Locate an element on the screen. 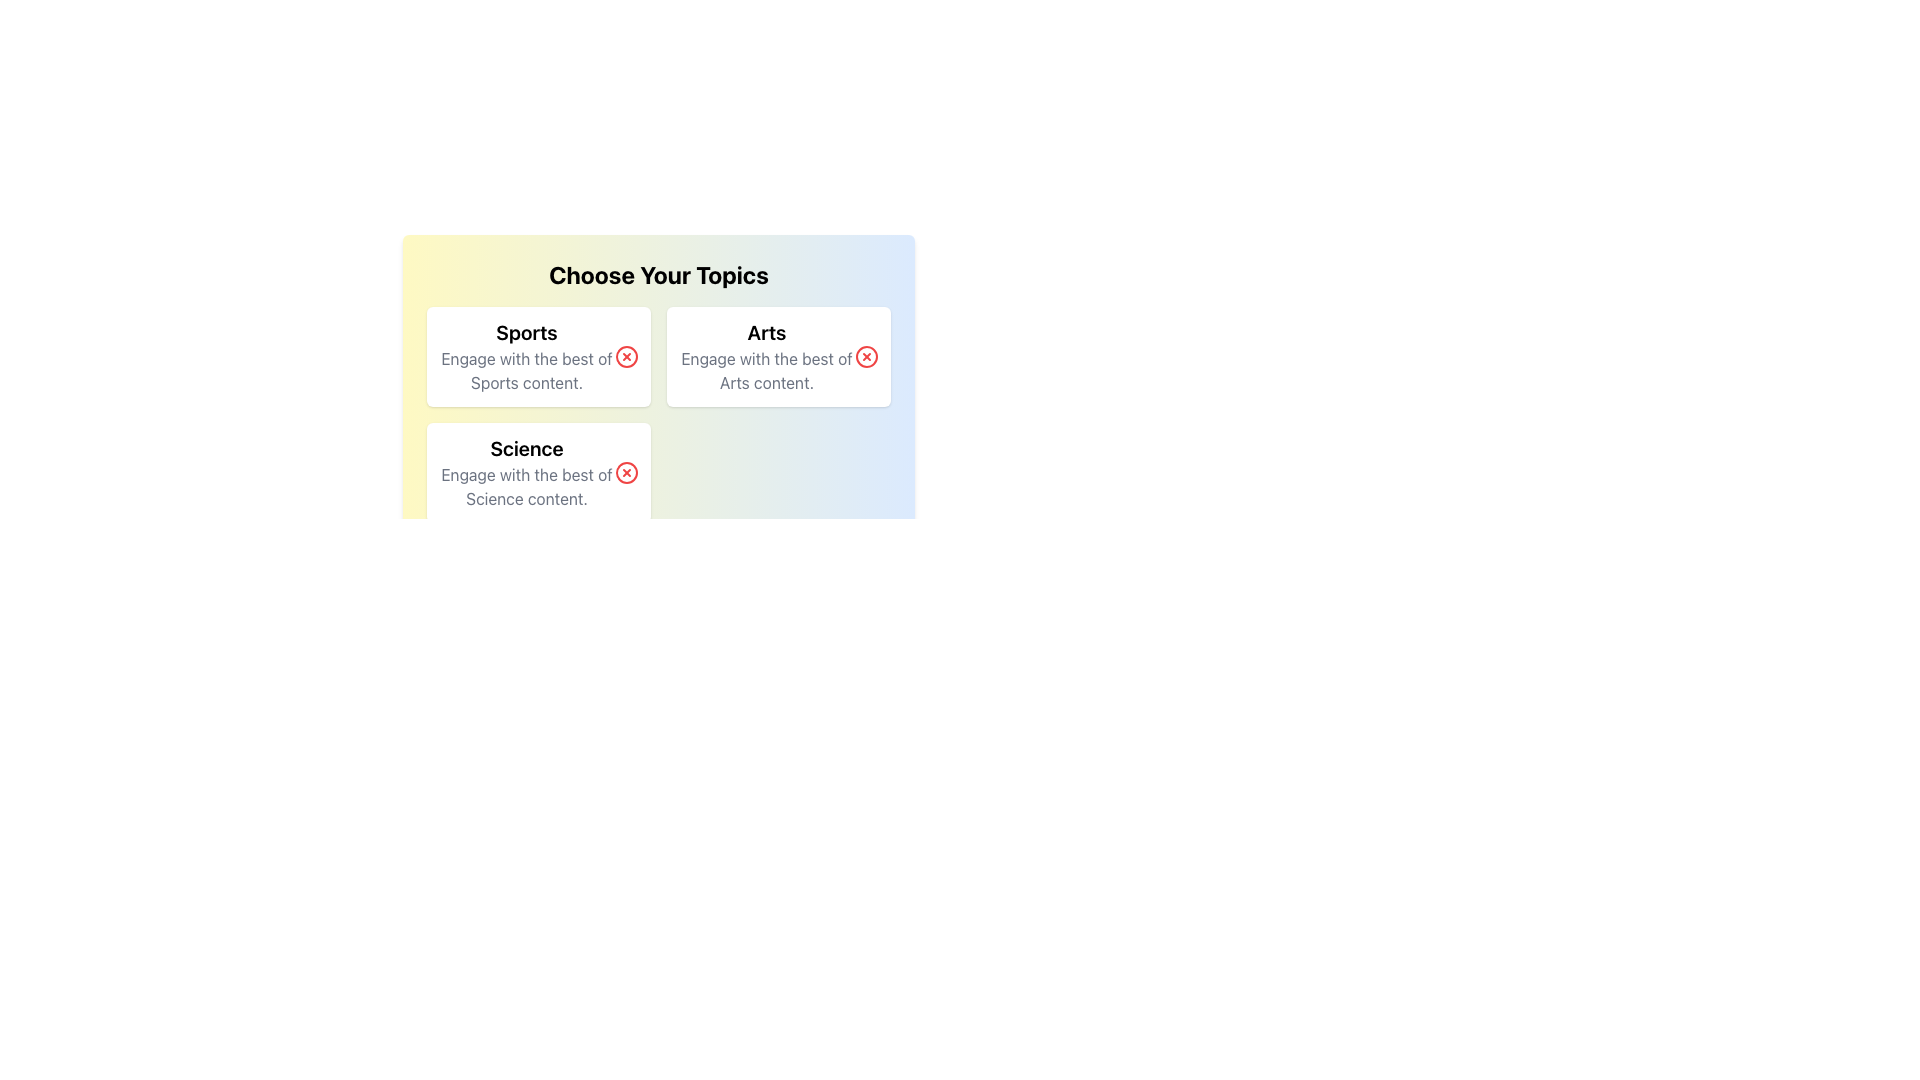  the text block titled 'Science' within the card UI component, which contains a subtitle about engaging with science content is located at coordinates (527, 473).